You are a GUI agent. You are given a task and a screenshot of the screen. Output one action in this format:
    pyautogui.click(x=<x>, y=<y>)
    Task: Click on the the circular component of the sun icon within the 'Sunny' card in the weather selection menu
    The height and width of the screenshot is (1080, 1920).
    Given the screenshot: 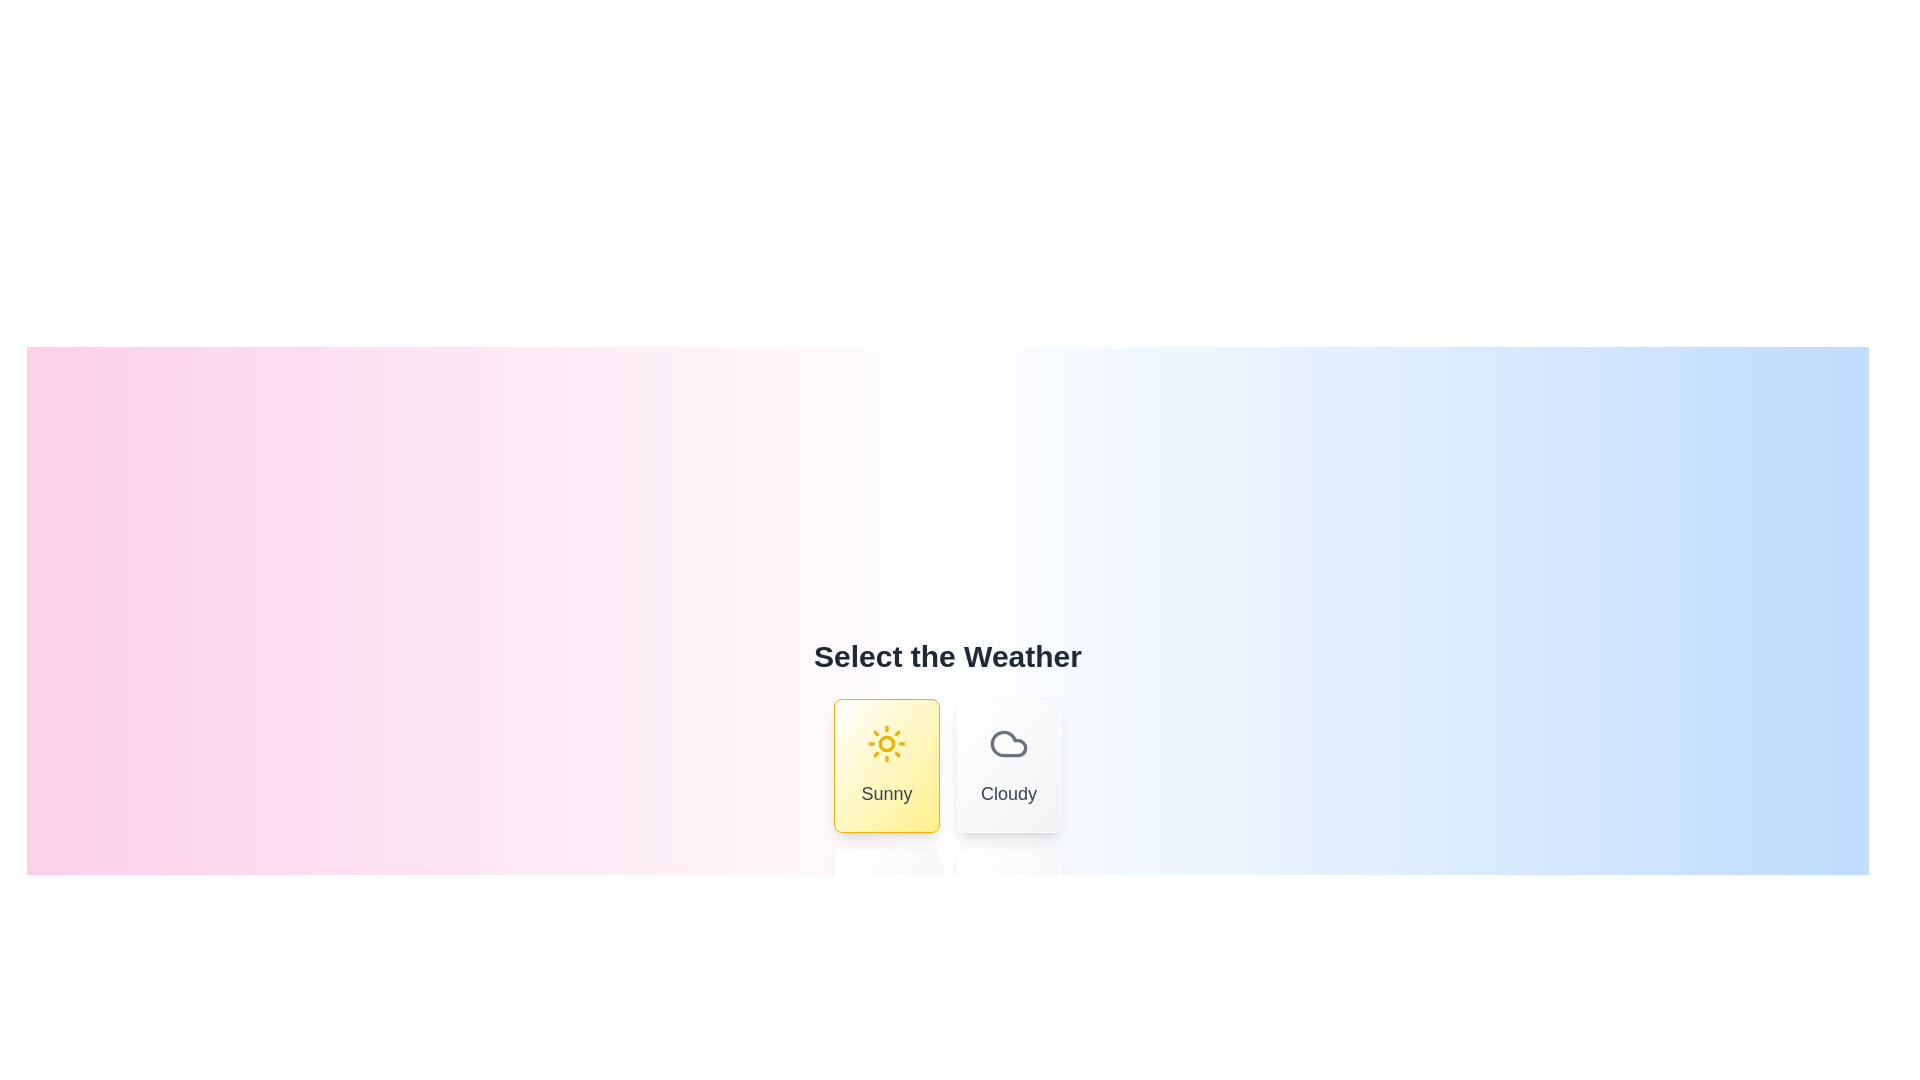 What is the action you would take?
    pyautogui.click(x=886, y=744)
    